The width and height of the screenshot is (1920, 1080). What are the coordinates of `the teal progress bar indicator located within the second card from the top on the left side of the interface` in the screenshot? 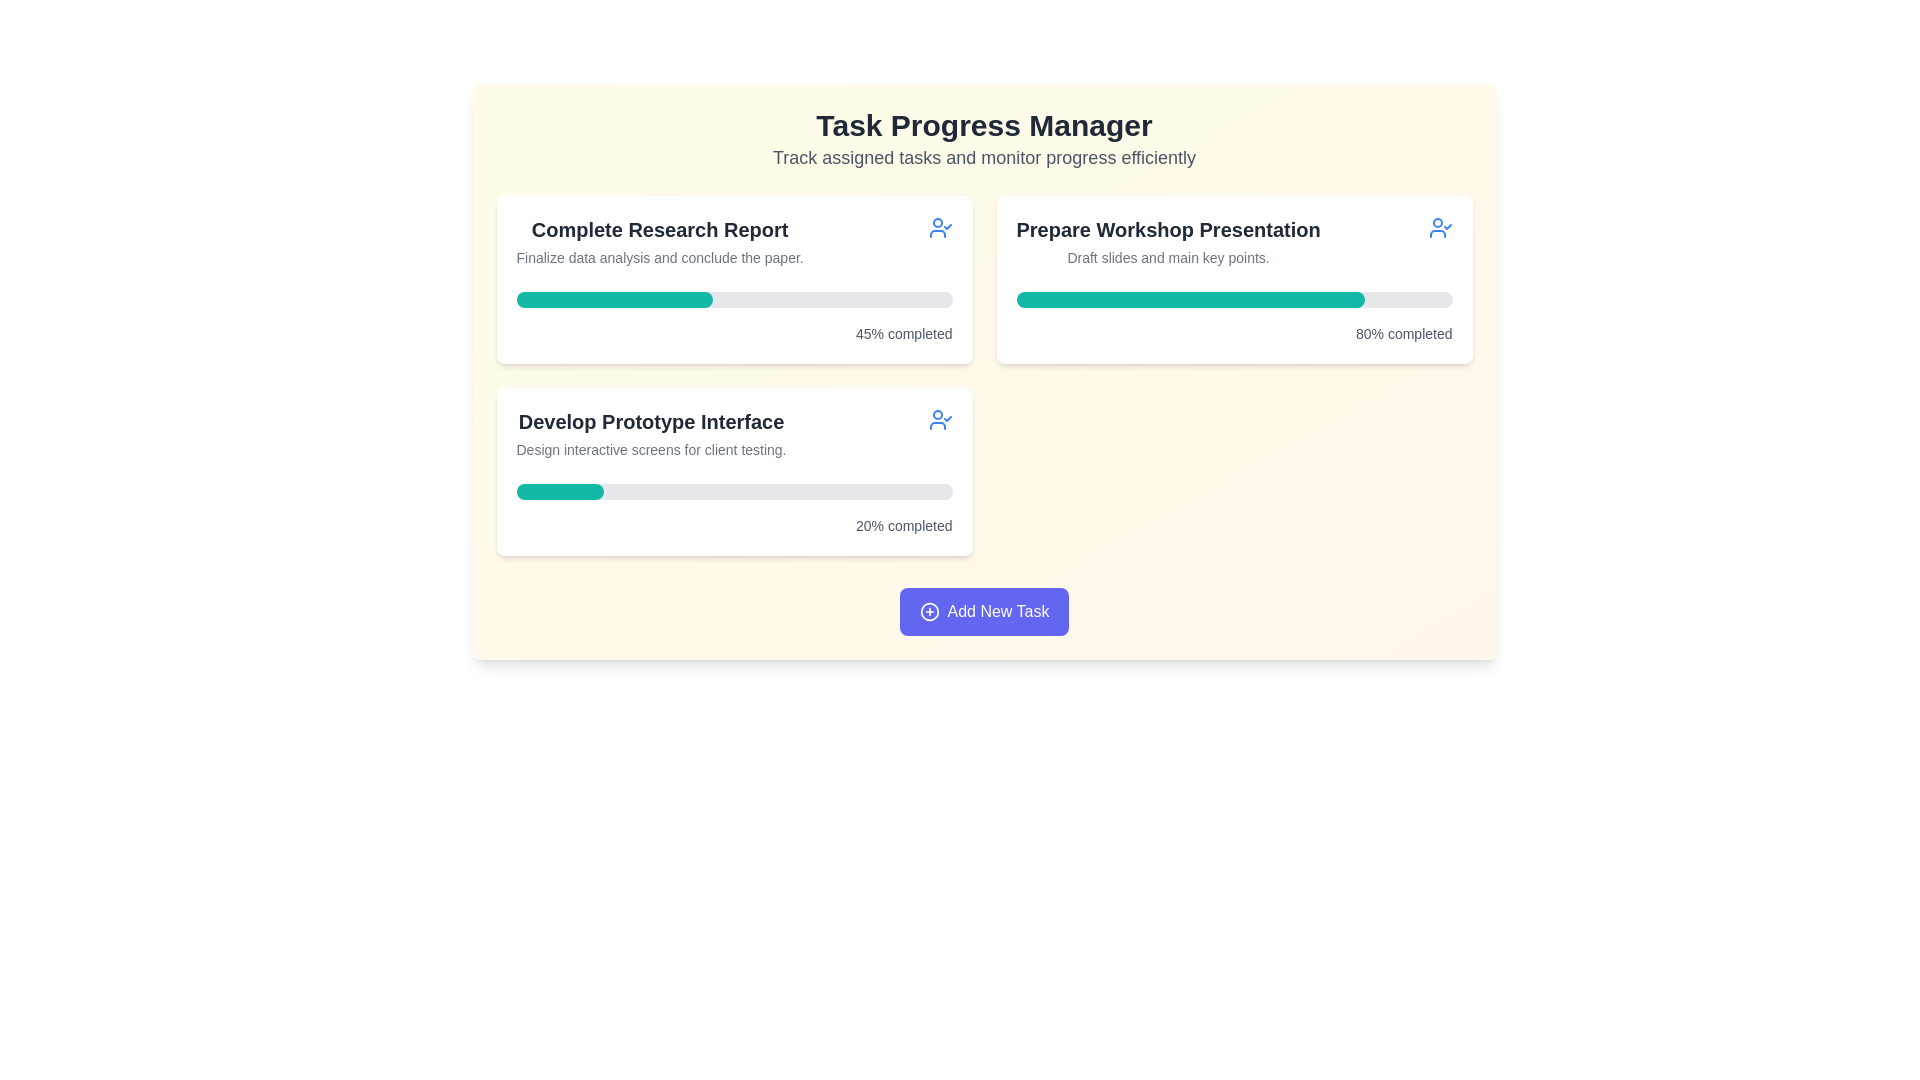 It's located at (560, 492).